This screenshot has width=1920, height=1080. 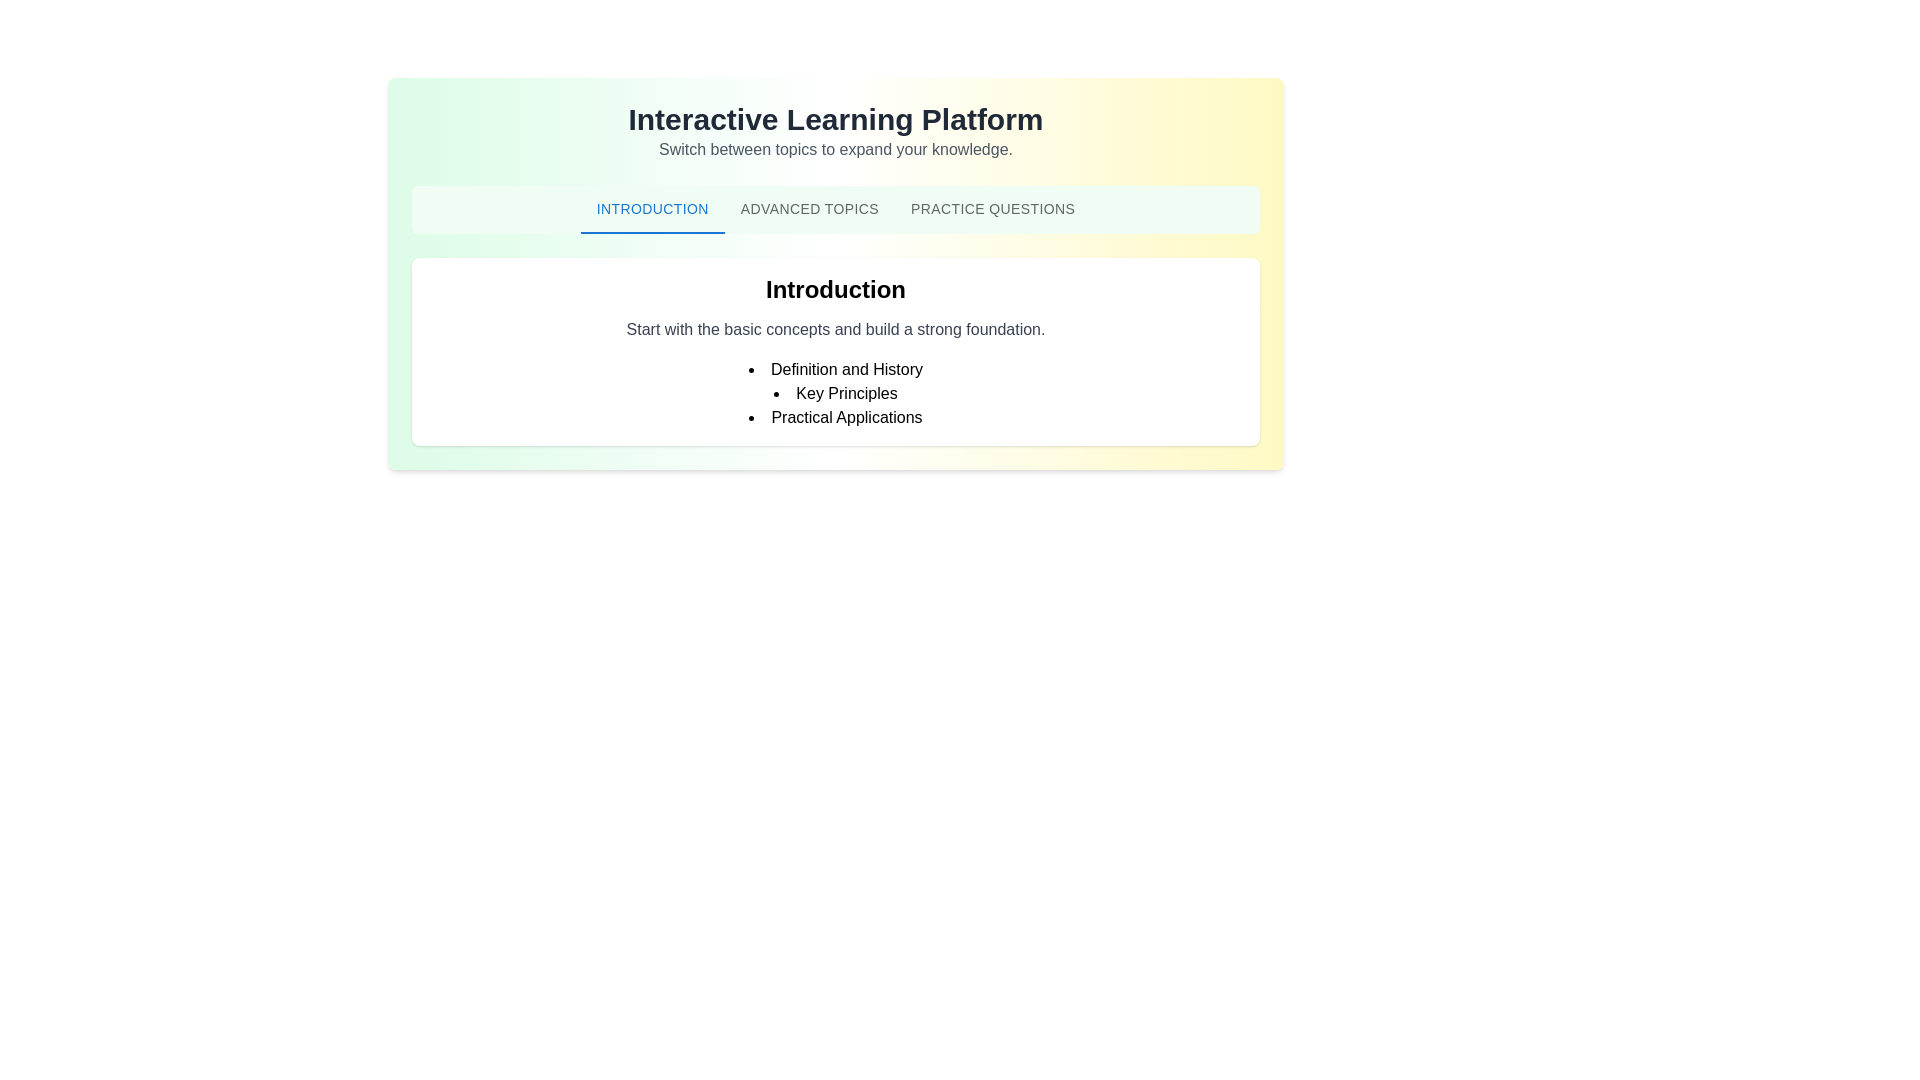 What do you see at coordinates (835, 329) in the screenshot?
I see `the static text element that provides context for the 'Introduction' section, located beneath the 'Introduction' heading and above the bulleted list starting with 'Definition and History'` at bounding box center [835, 329].